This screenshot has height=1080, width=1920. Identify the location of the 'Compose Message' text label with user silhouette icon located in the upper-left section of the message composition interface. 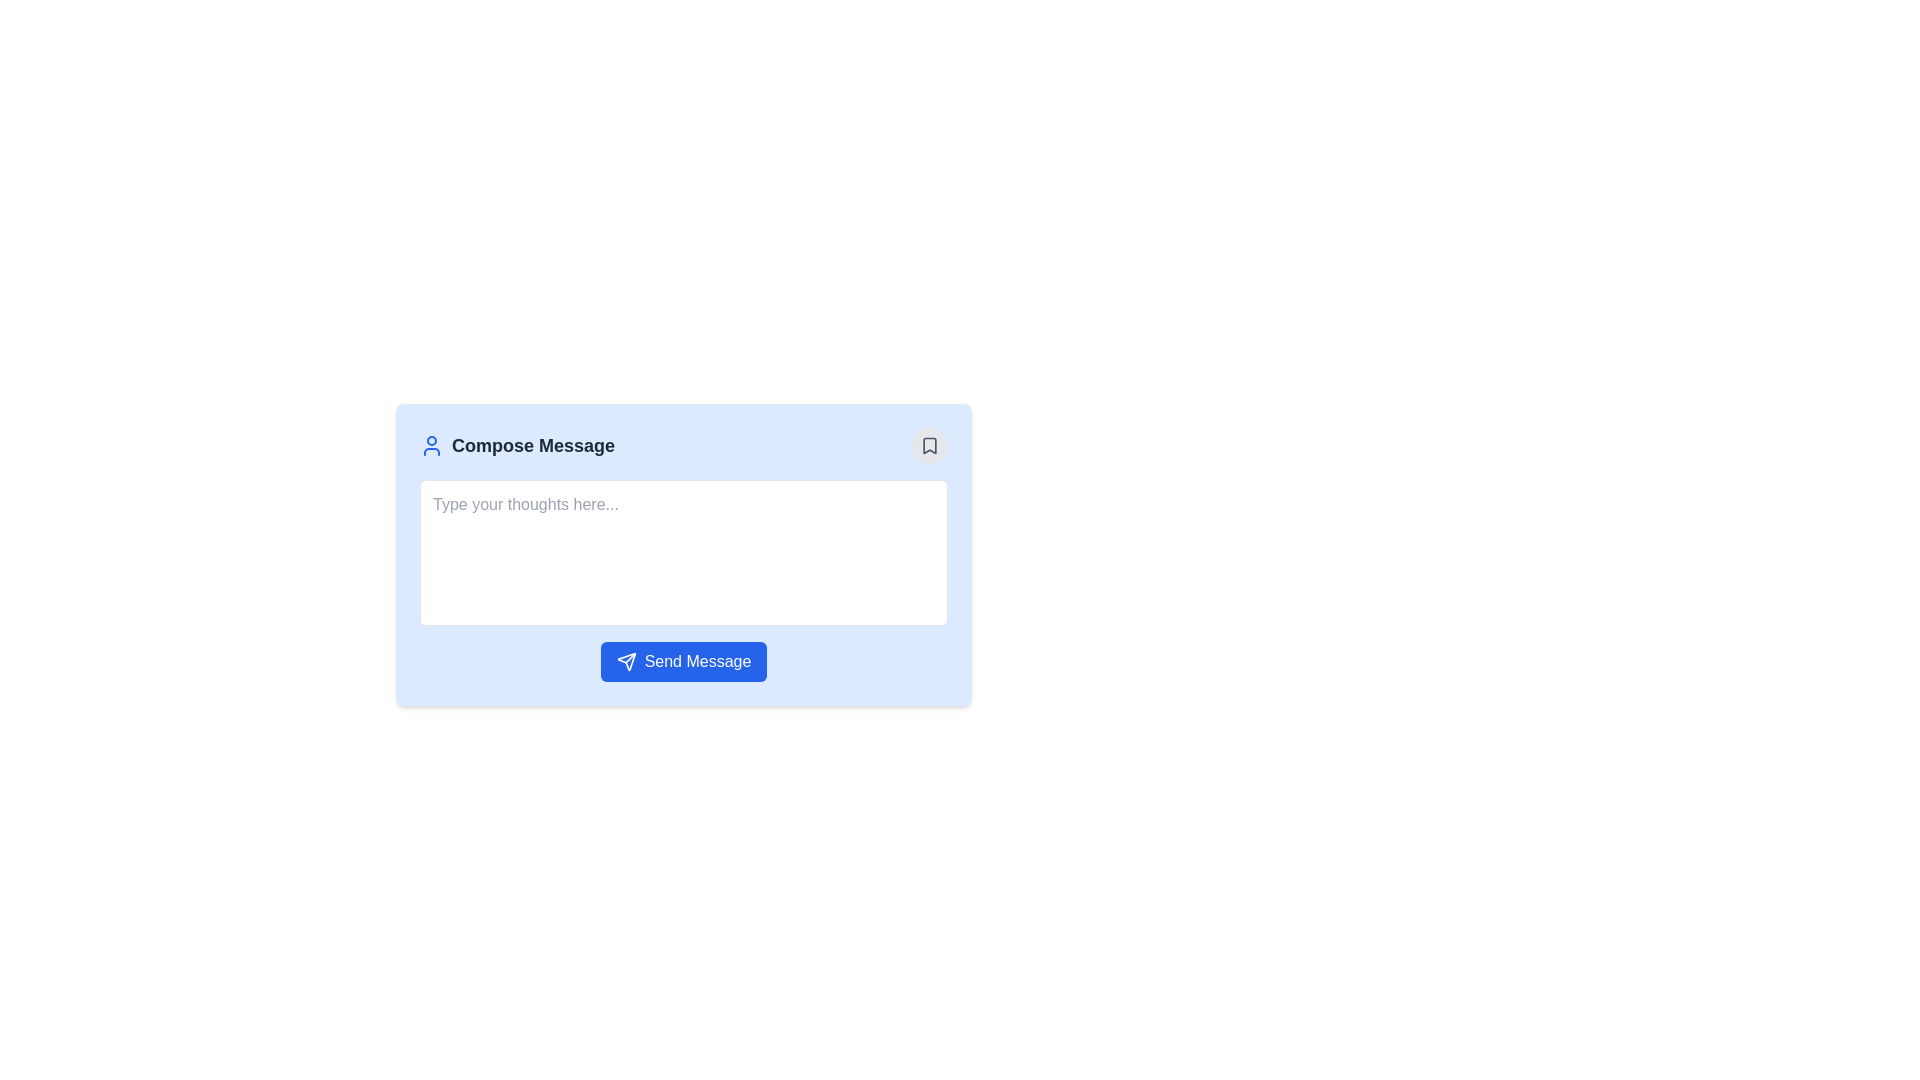
(517, 445).